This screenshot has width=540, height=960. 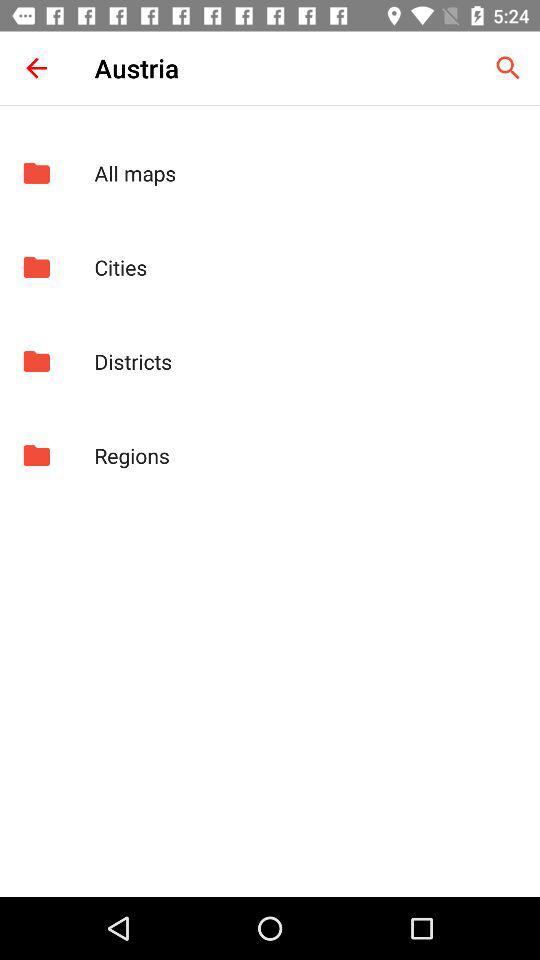 I want to click on cities icon, so click(x=306, y=266).